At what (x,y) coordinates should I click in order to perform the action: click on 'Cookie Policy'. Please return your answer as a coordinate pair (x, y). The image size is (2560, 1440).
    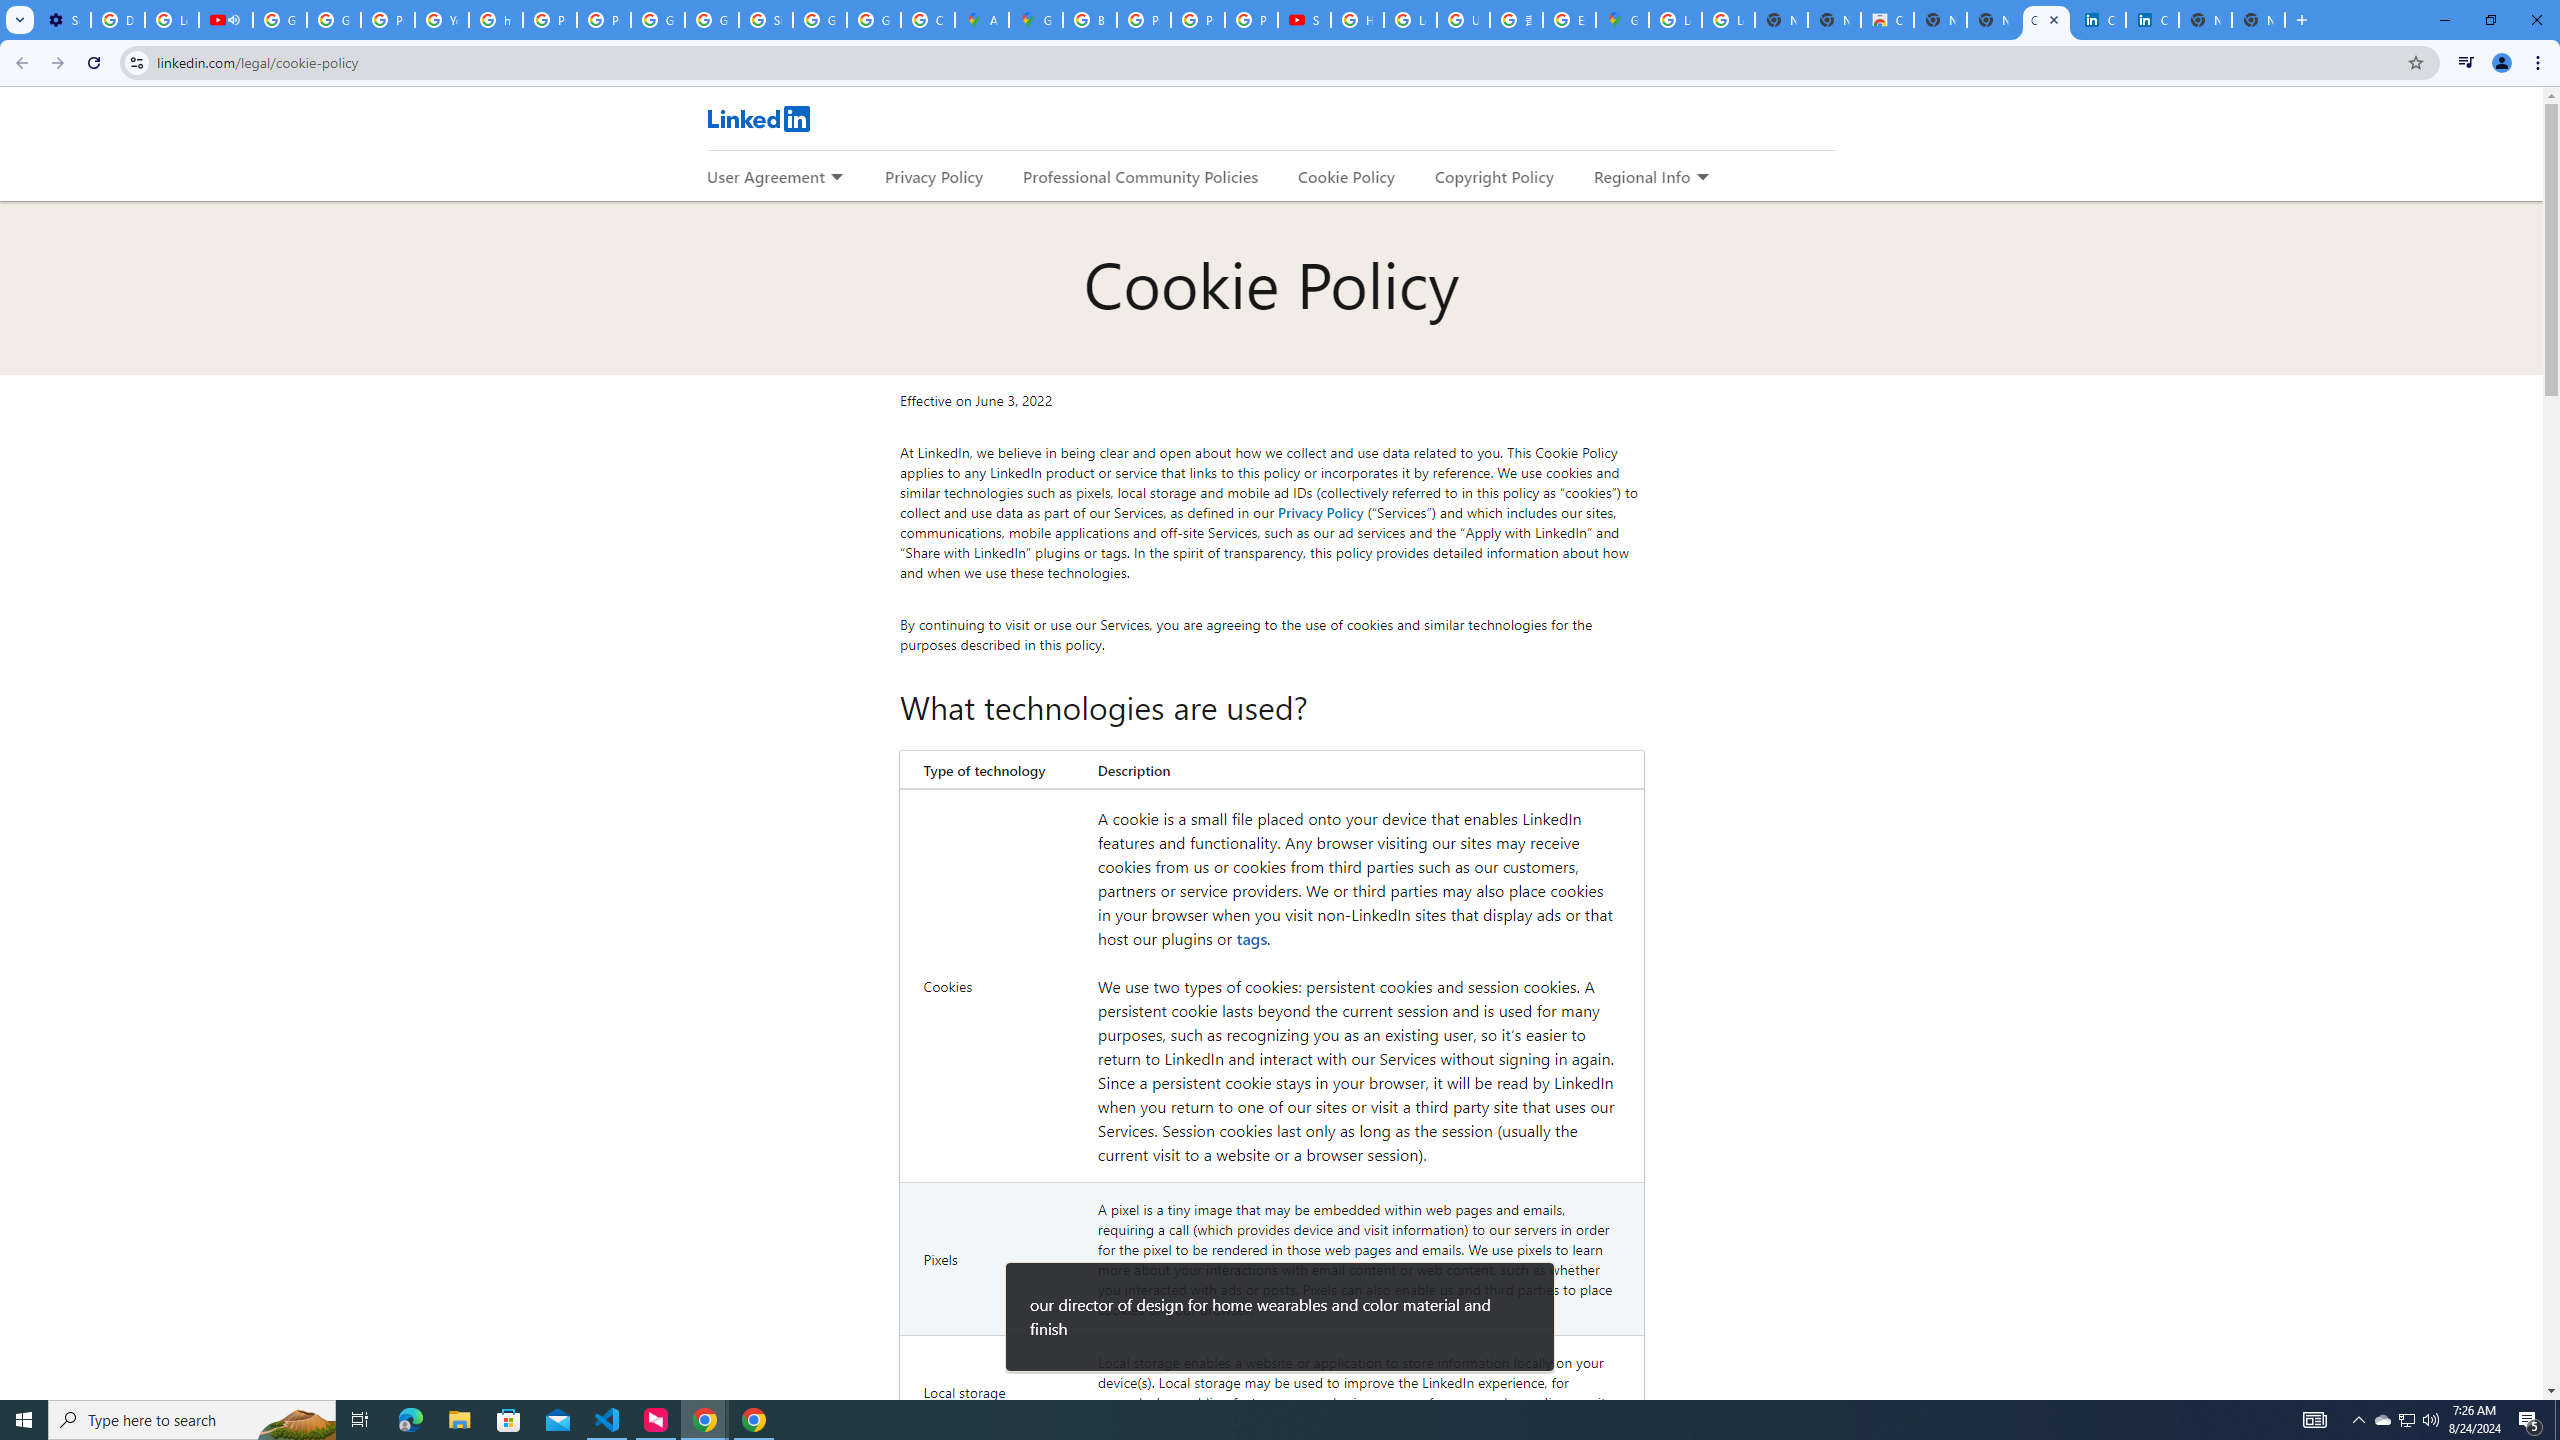
    Looking at the image, I should click on (1345, 176).